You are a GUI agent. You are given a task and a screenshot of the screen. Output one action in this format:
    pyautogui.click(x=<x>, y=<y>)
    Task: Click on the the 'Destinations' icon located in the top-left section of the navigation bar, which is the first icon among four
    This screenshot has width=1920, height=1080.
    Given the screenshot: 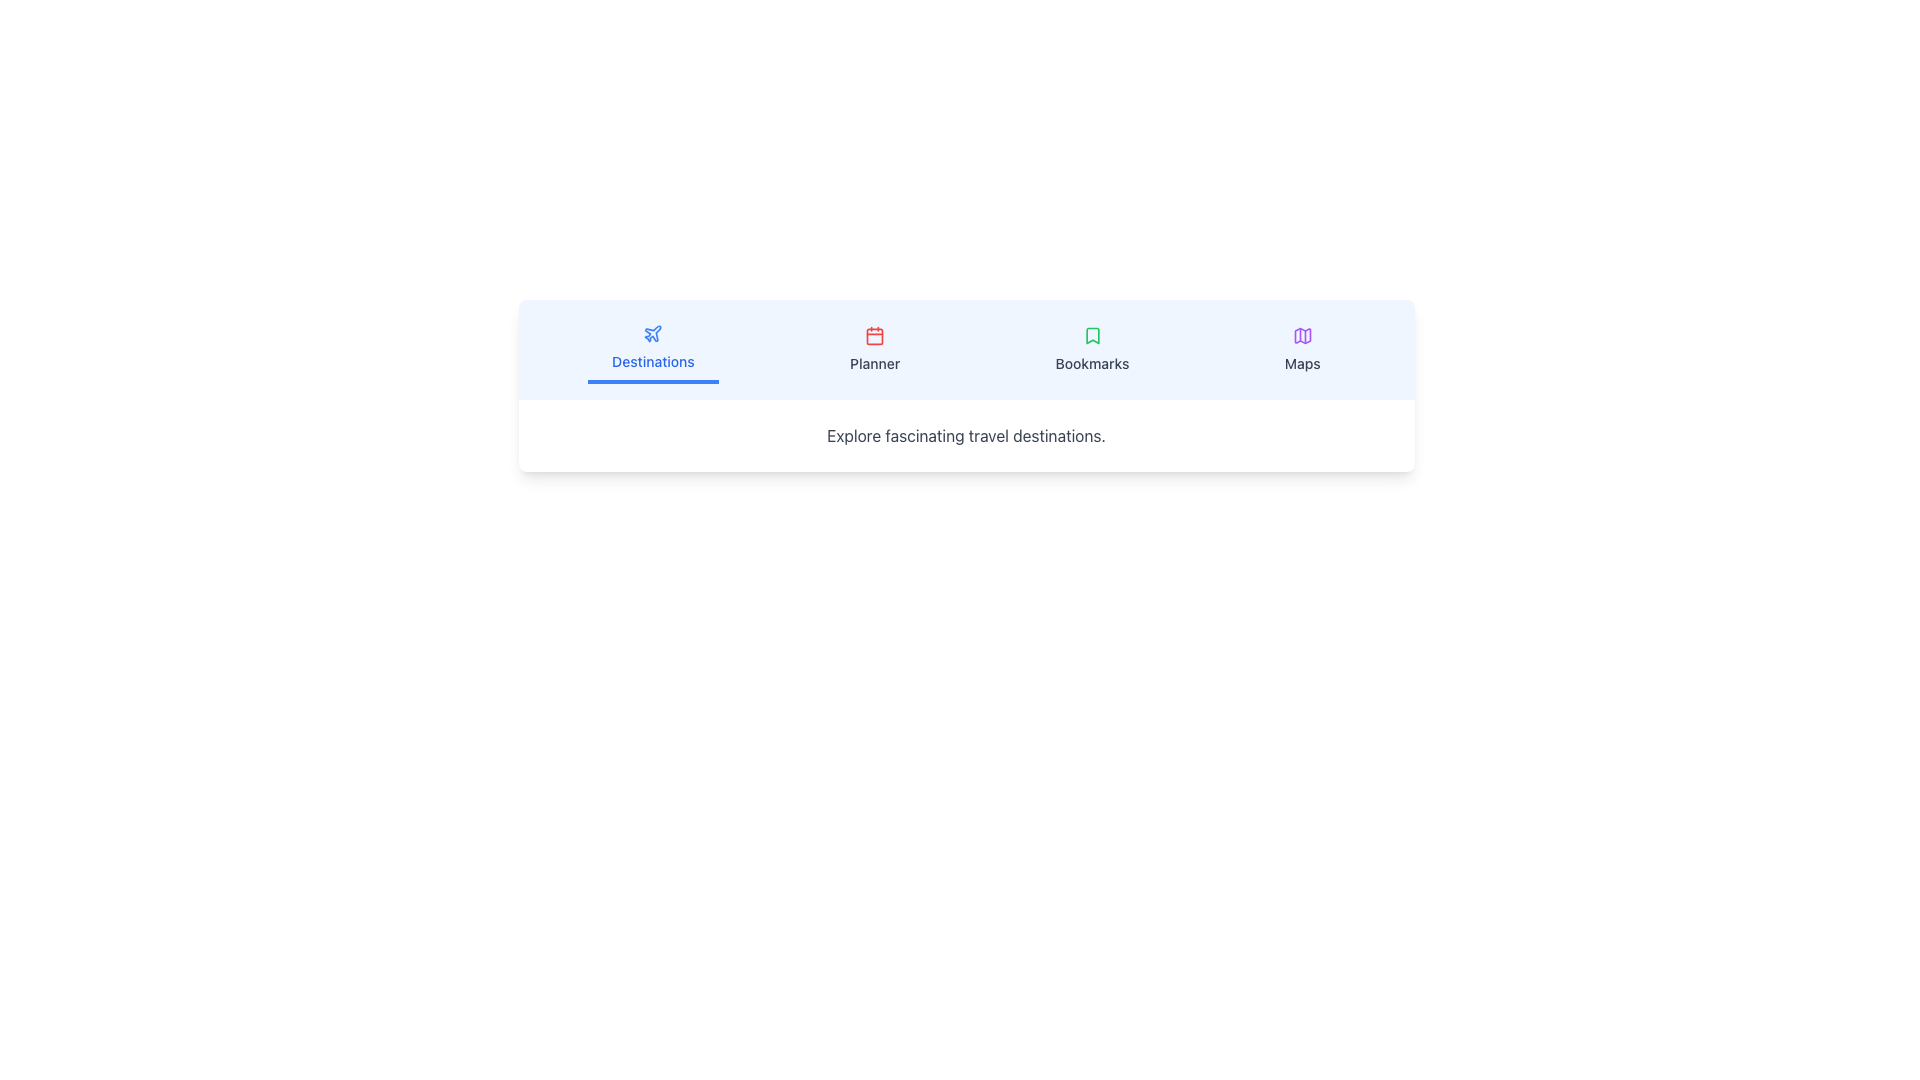 What is the action you would take?
    pyautogui.click(x=653, y=332)
    